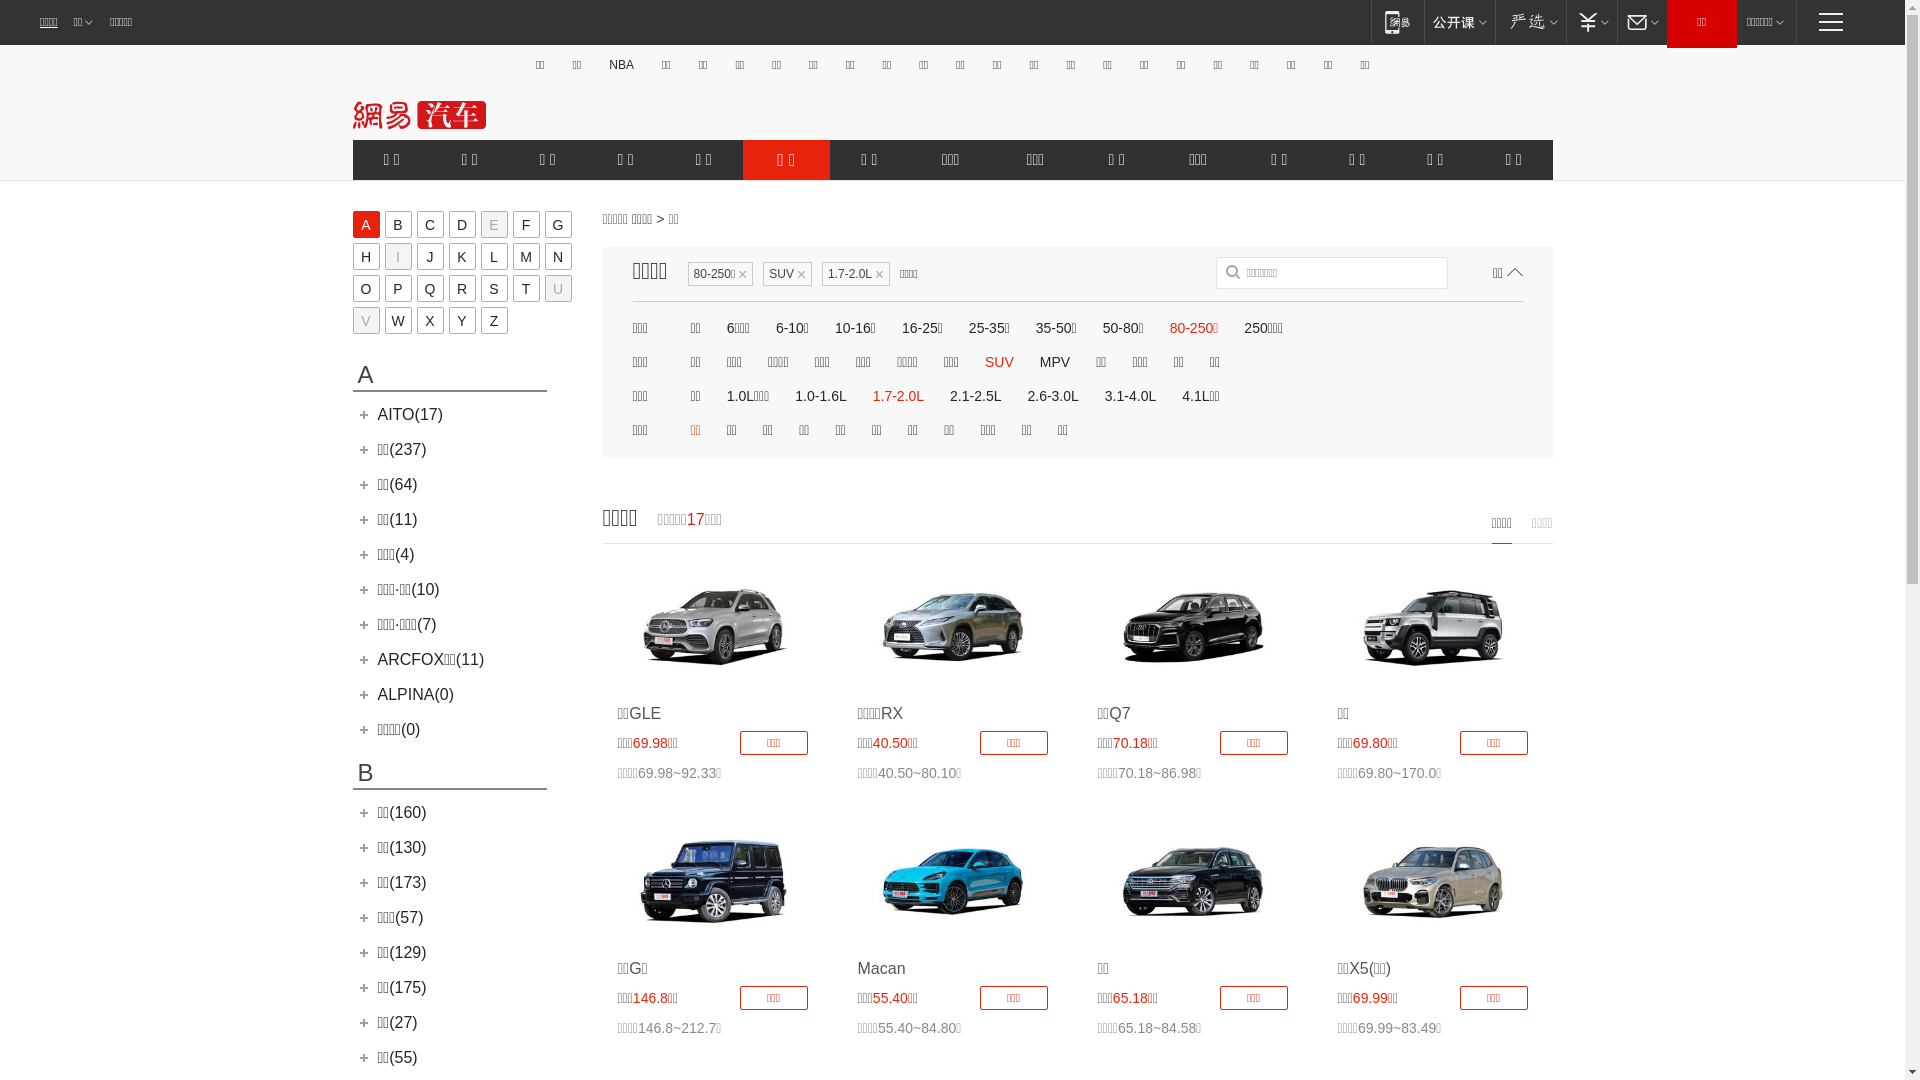 Image resolution: width=1920 pixels, height=1080 pixels. What do you see at coordinates (378, 413) in the screenshot?
I see `'AITO(17)'` at bounding box center [378, 413].